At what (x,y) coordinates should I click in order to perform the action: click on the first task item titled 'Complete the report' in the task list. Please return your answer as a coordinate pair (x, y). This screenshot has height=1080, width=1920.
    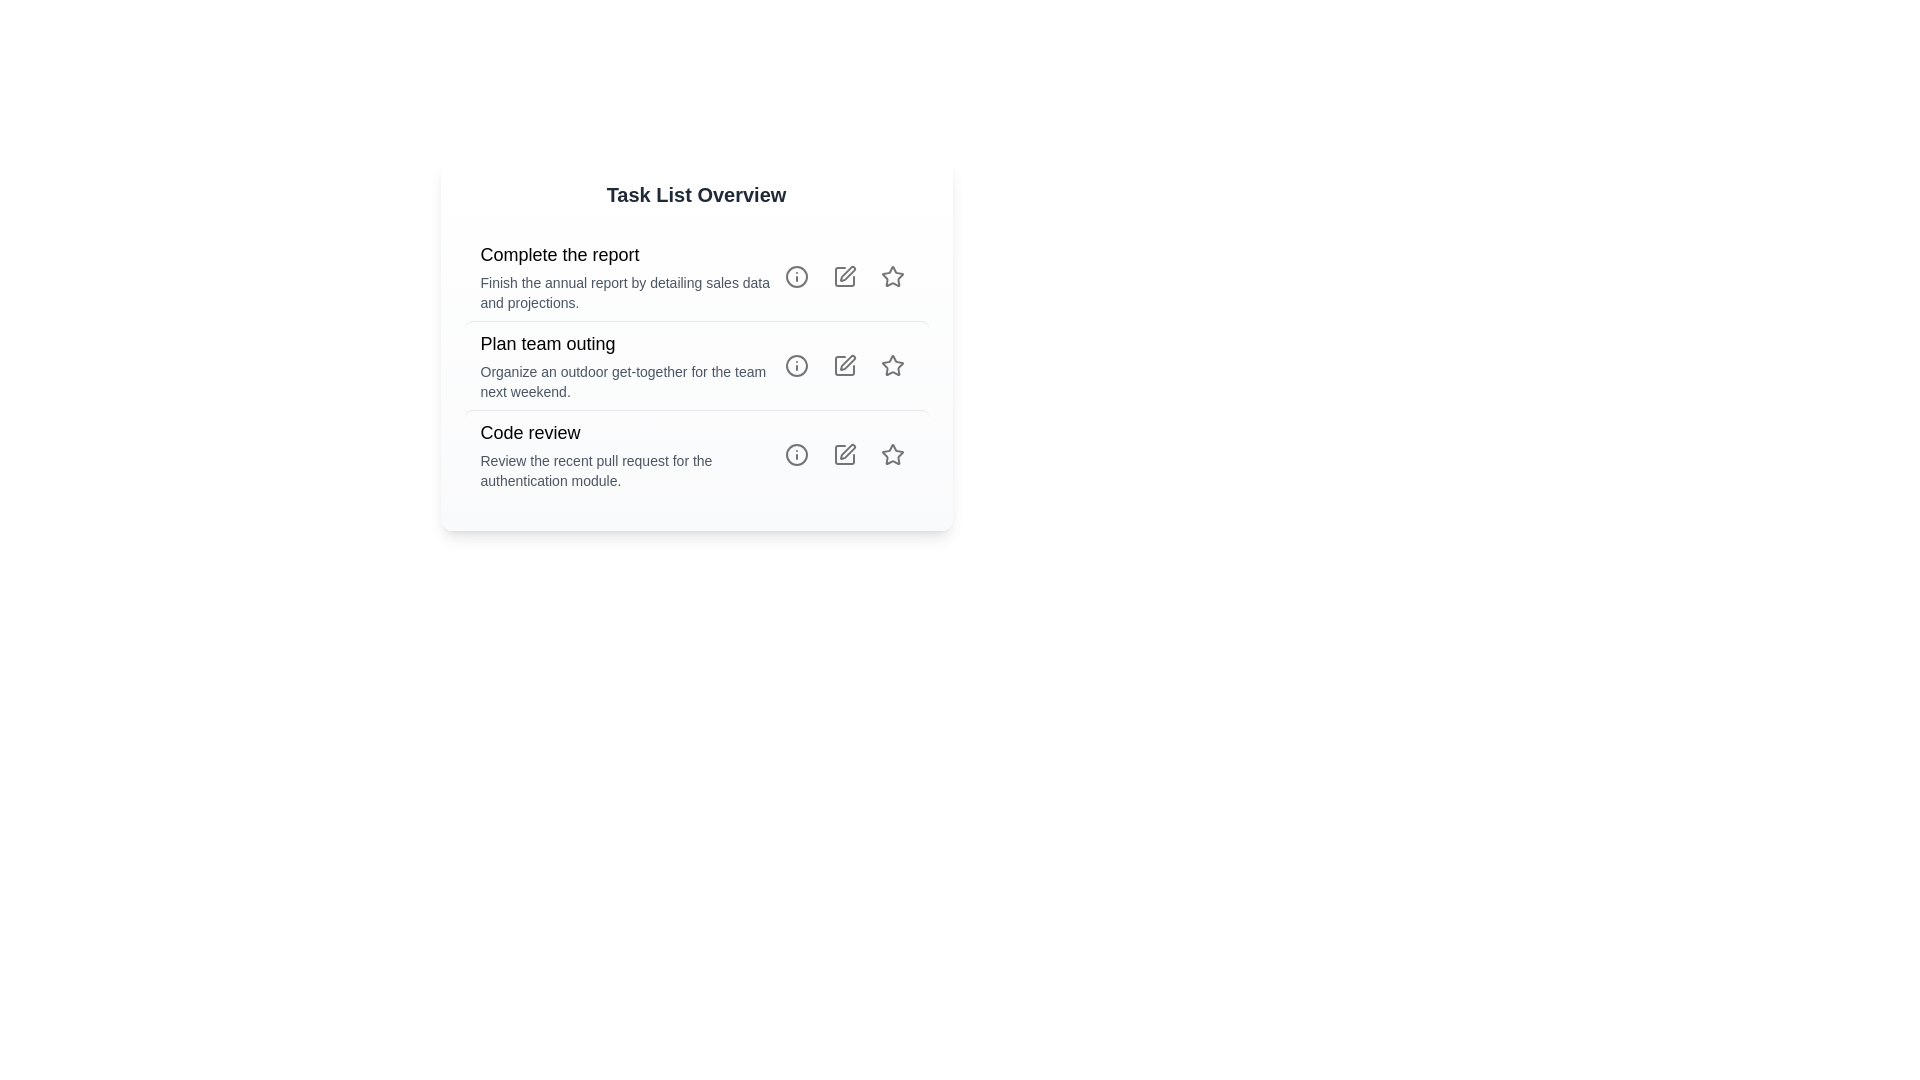
    Looking at the image, I should click on (627, 277).